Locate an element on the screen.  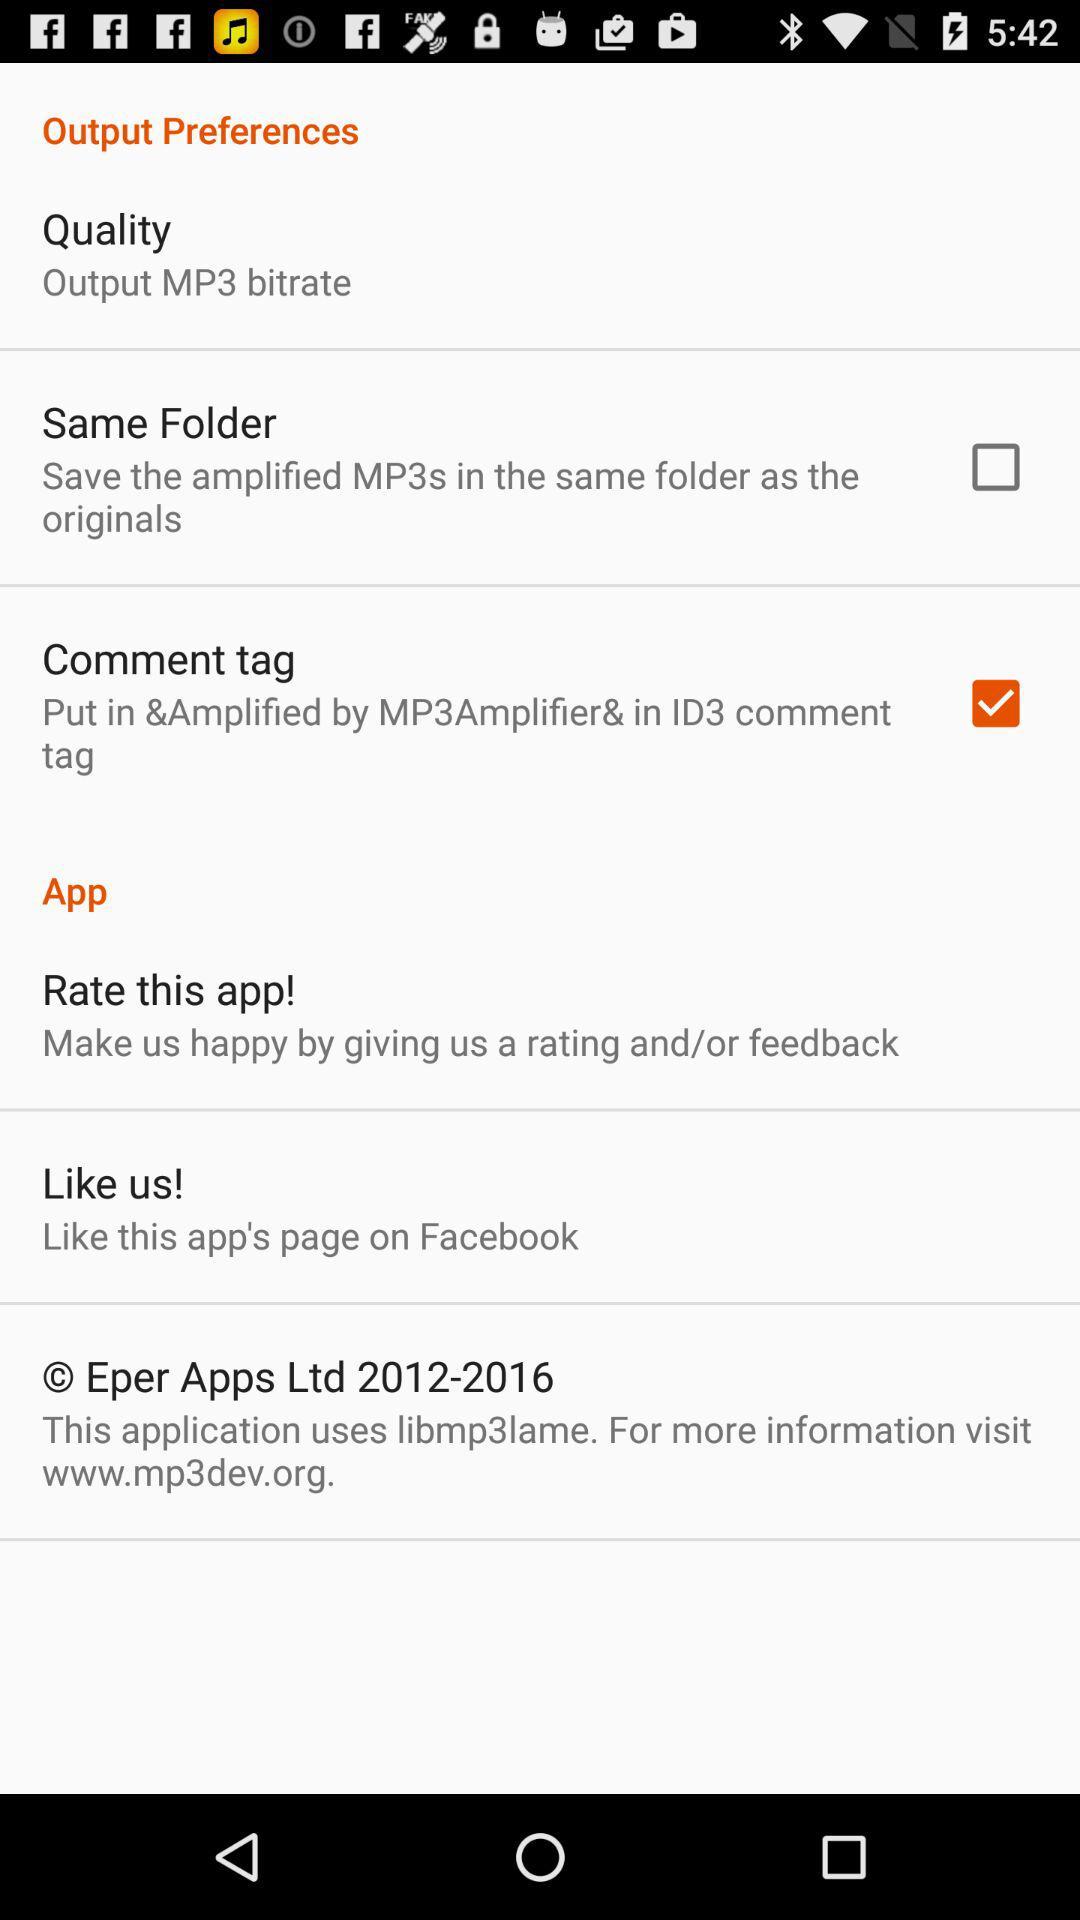
the like us! is located at coordinates (112, 1181).